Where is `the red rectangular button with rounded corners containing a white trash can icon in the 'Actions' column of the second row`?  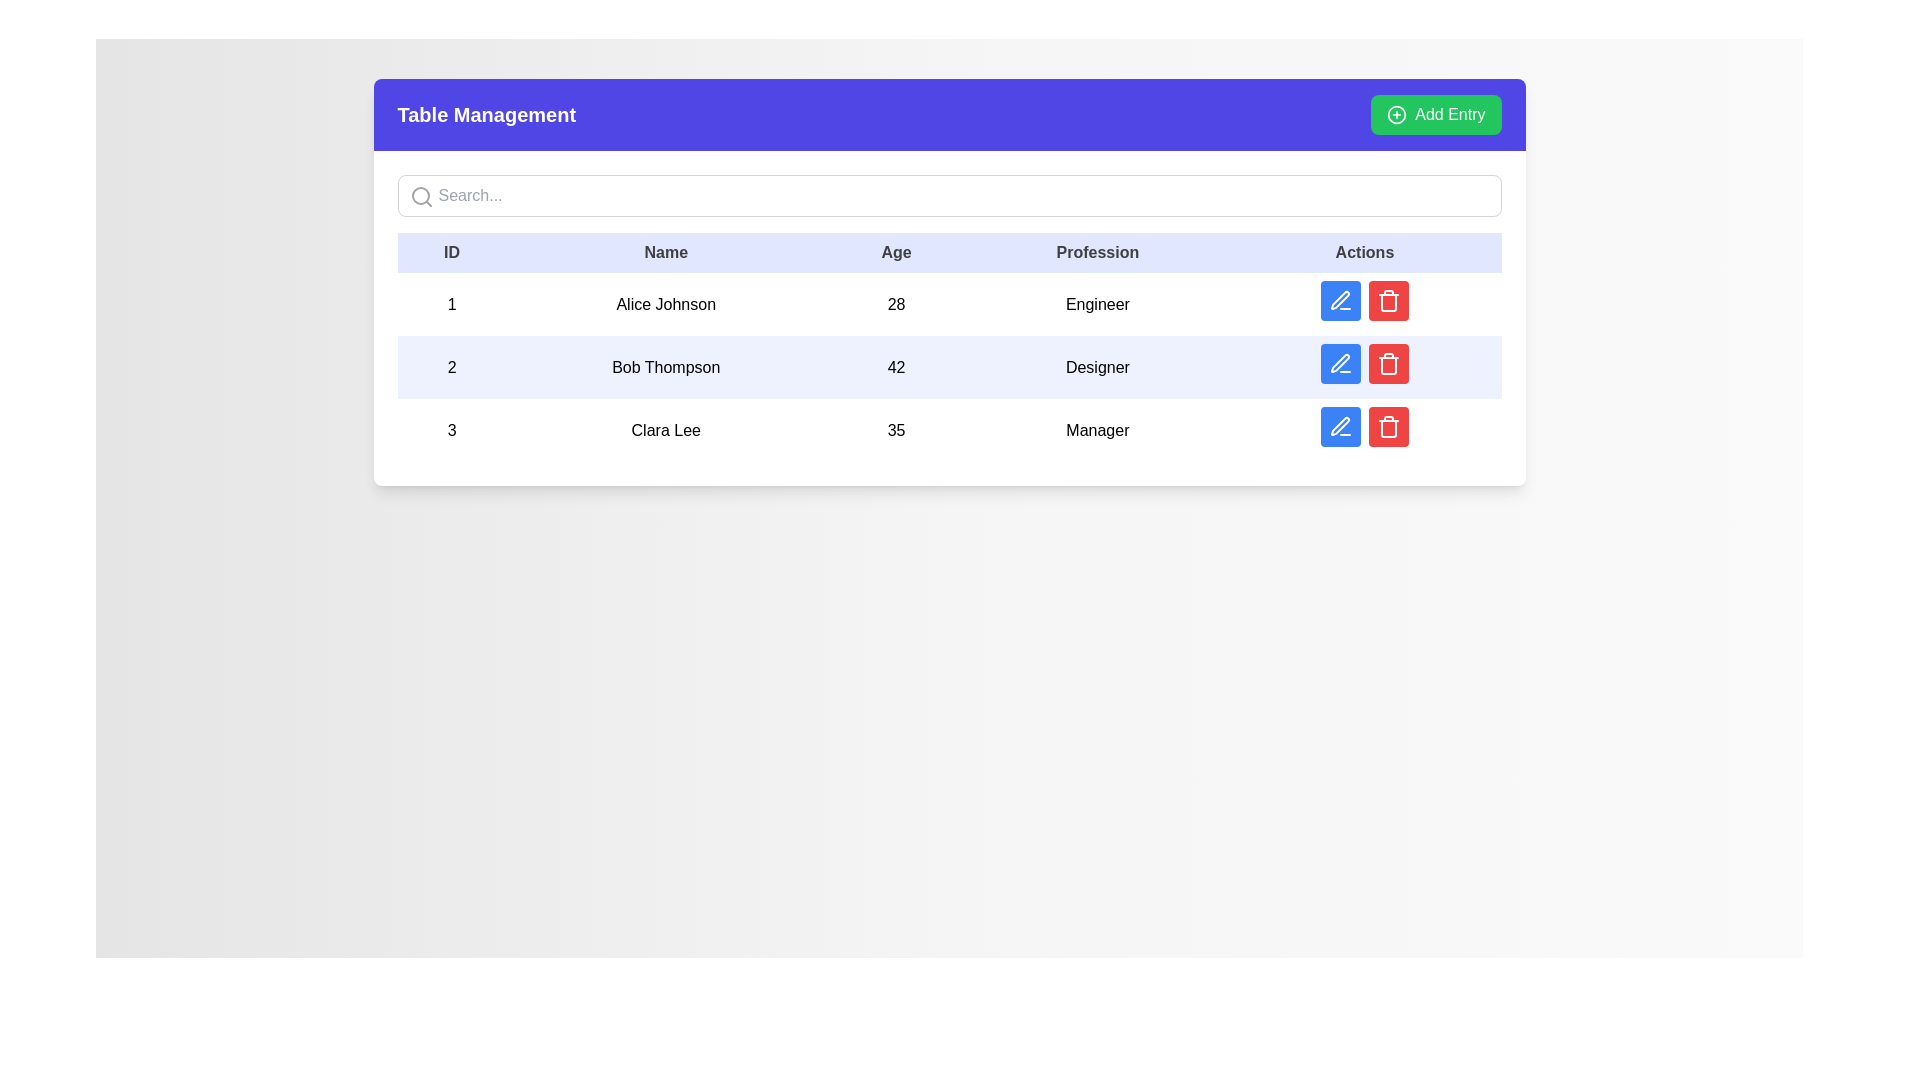
the red rectangular button with rounded corners containing a white trash can icon in the 'Actions' column of the second row is located at coordinates (1387, 300).